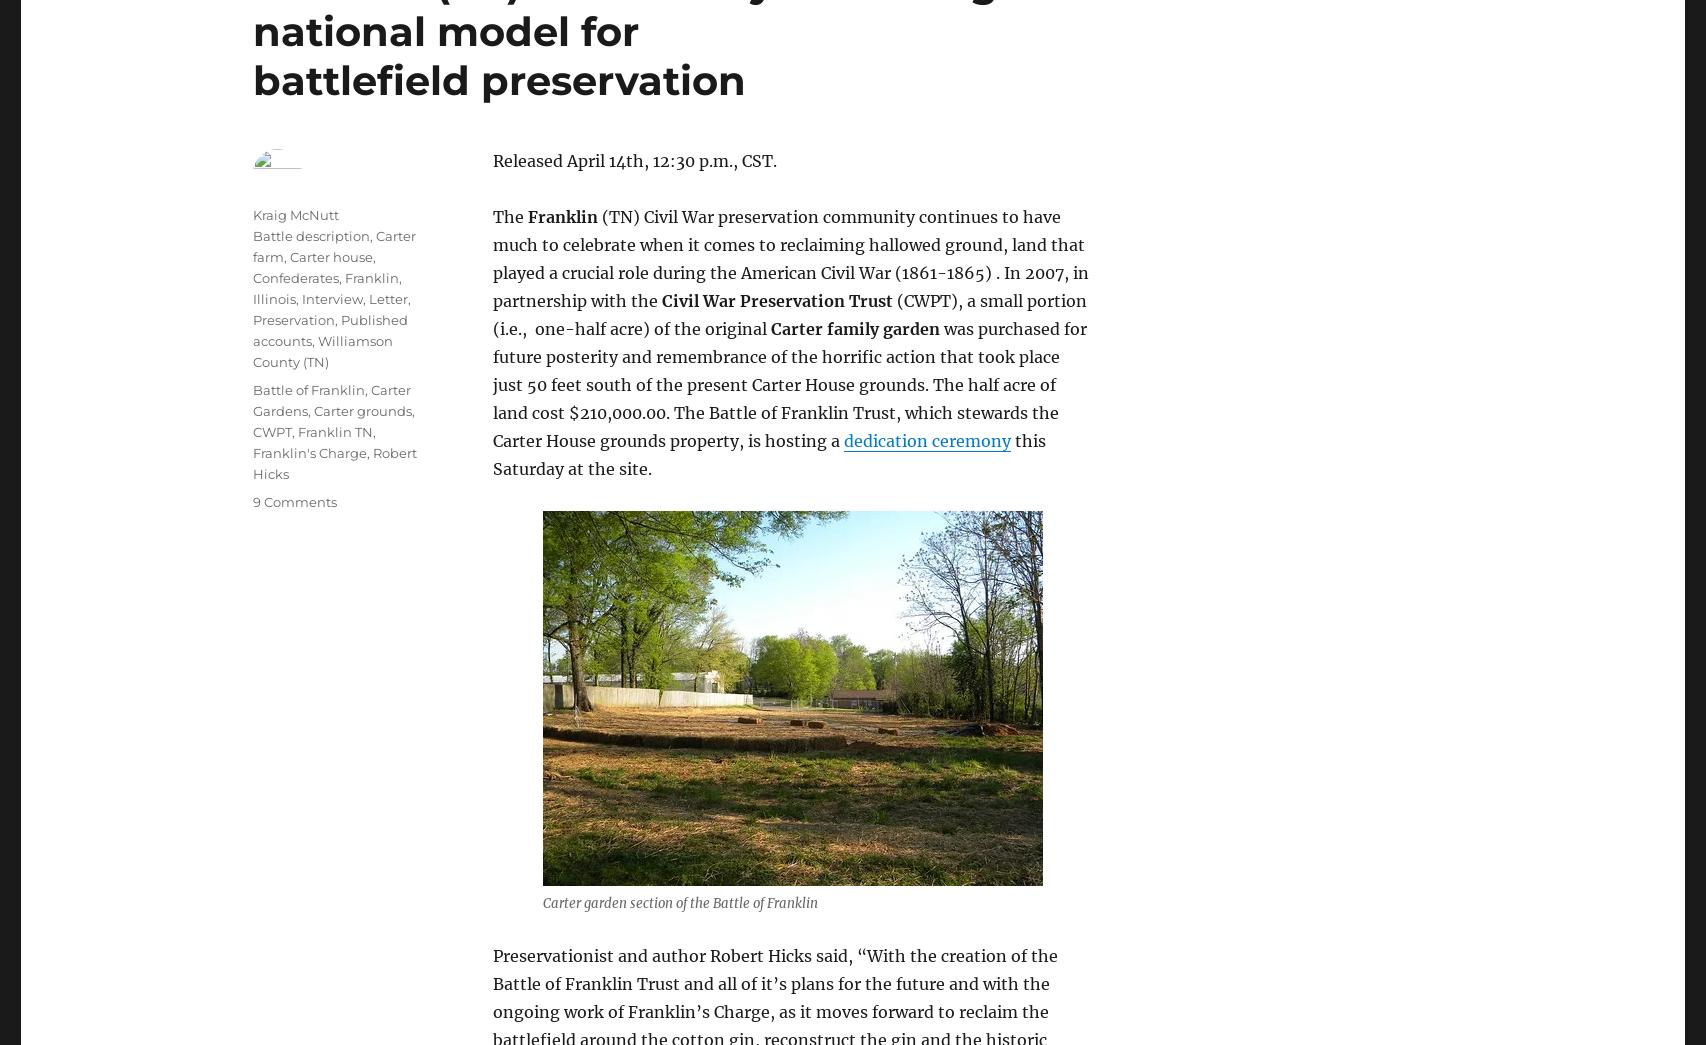 Image resolution: width=1706 pixels, height=1045 pixels. I want to click on 'Carter family garden', so click(855, 328).